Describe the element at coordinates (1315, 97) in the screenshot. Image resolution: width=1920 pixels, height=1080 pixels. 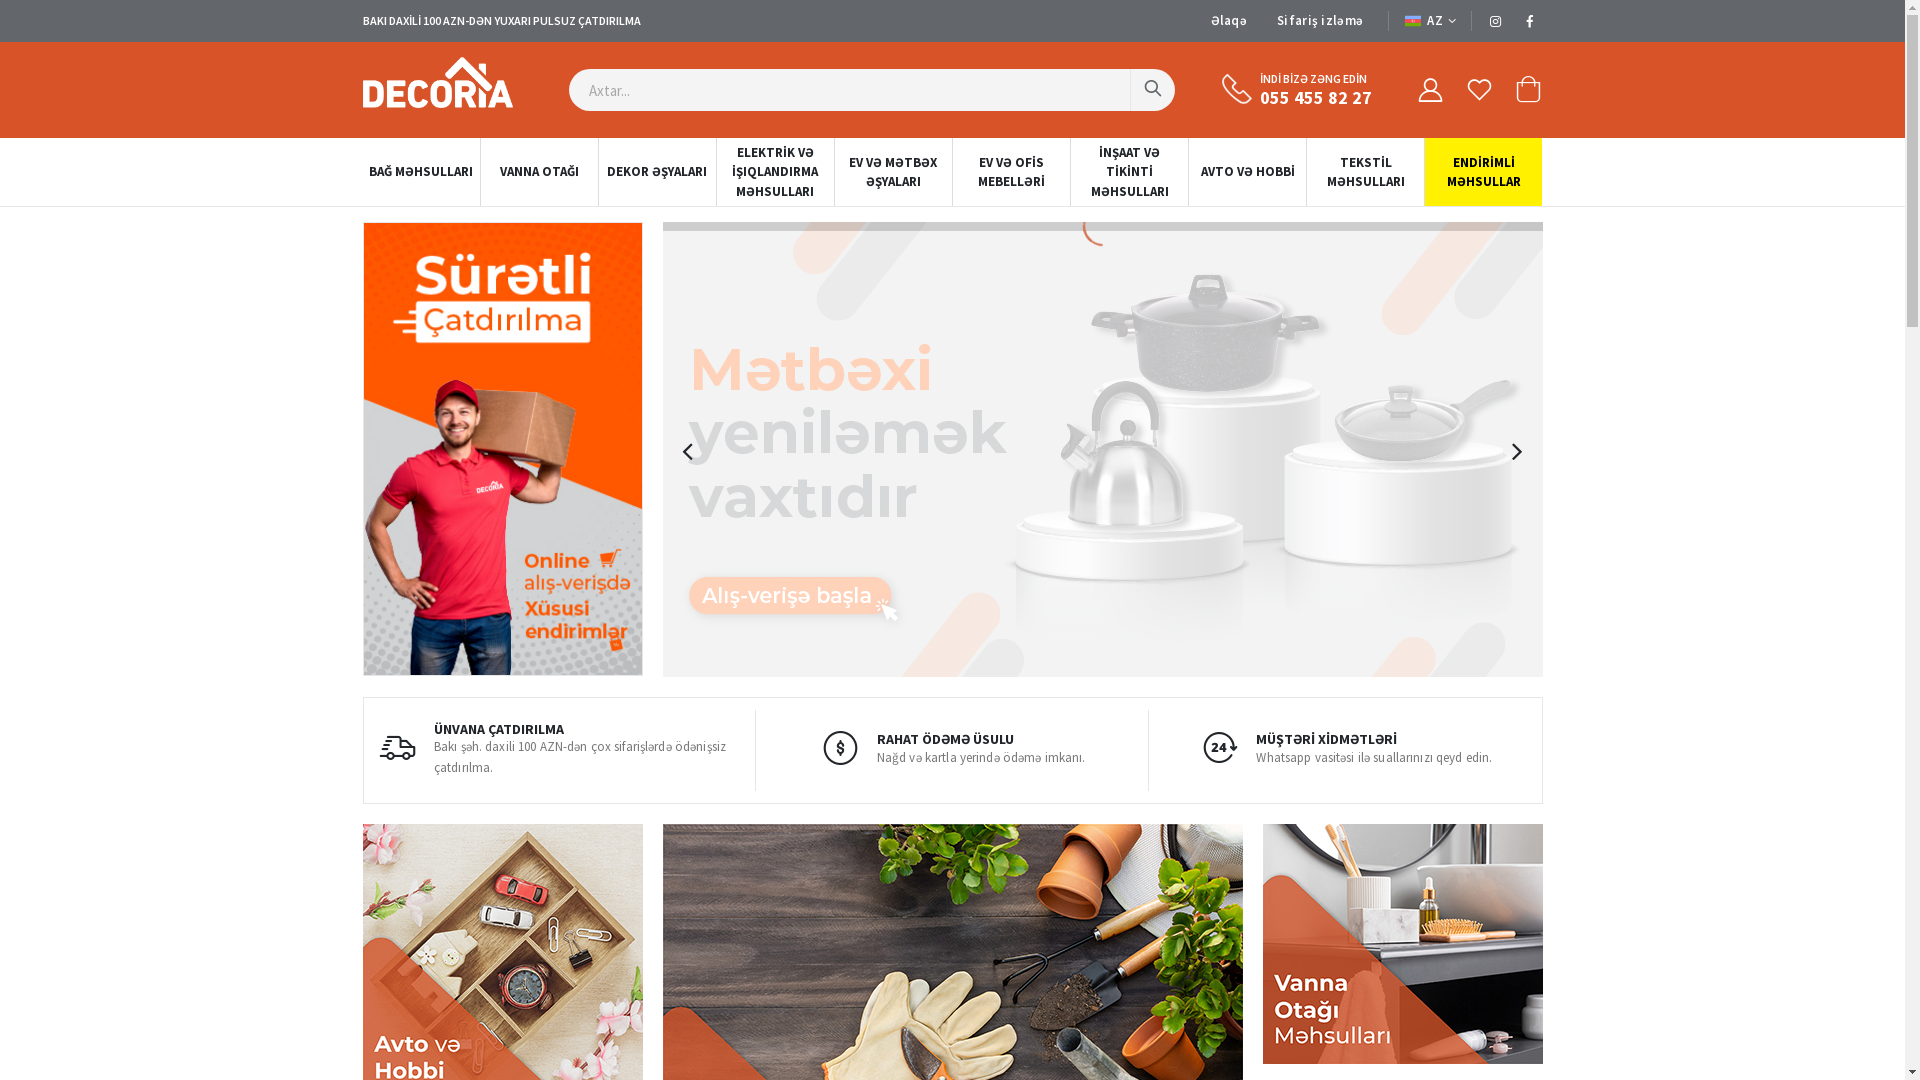
I see `'055 455 82 27'` at that location.